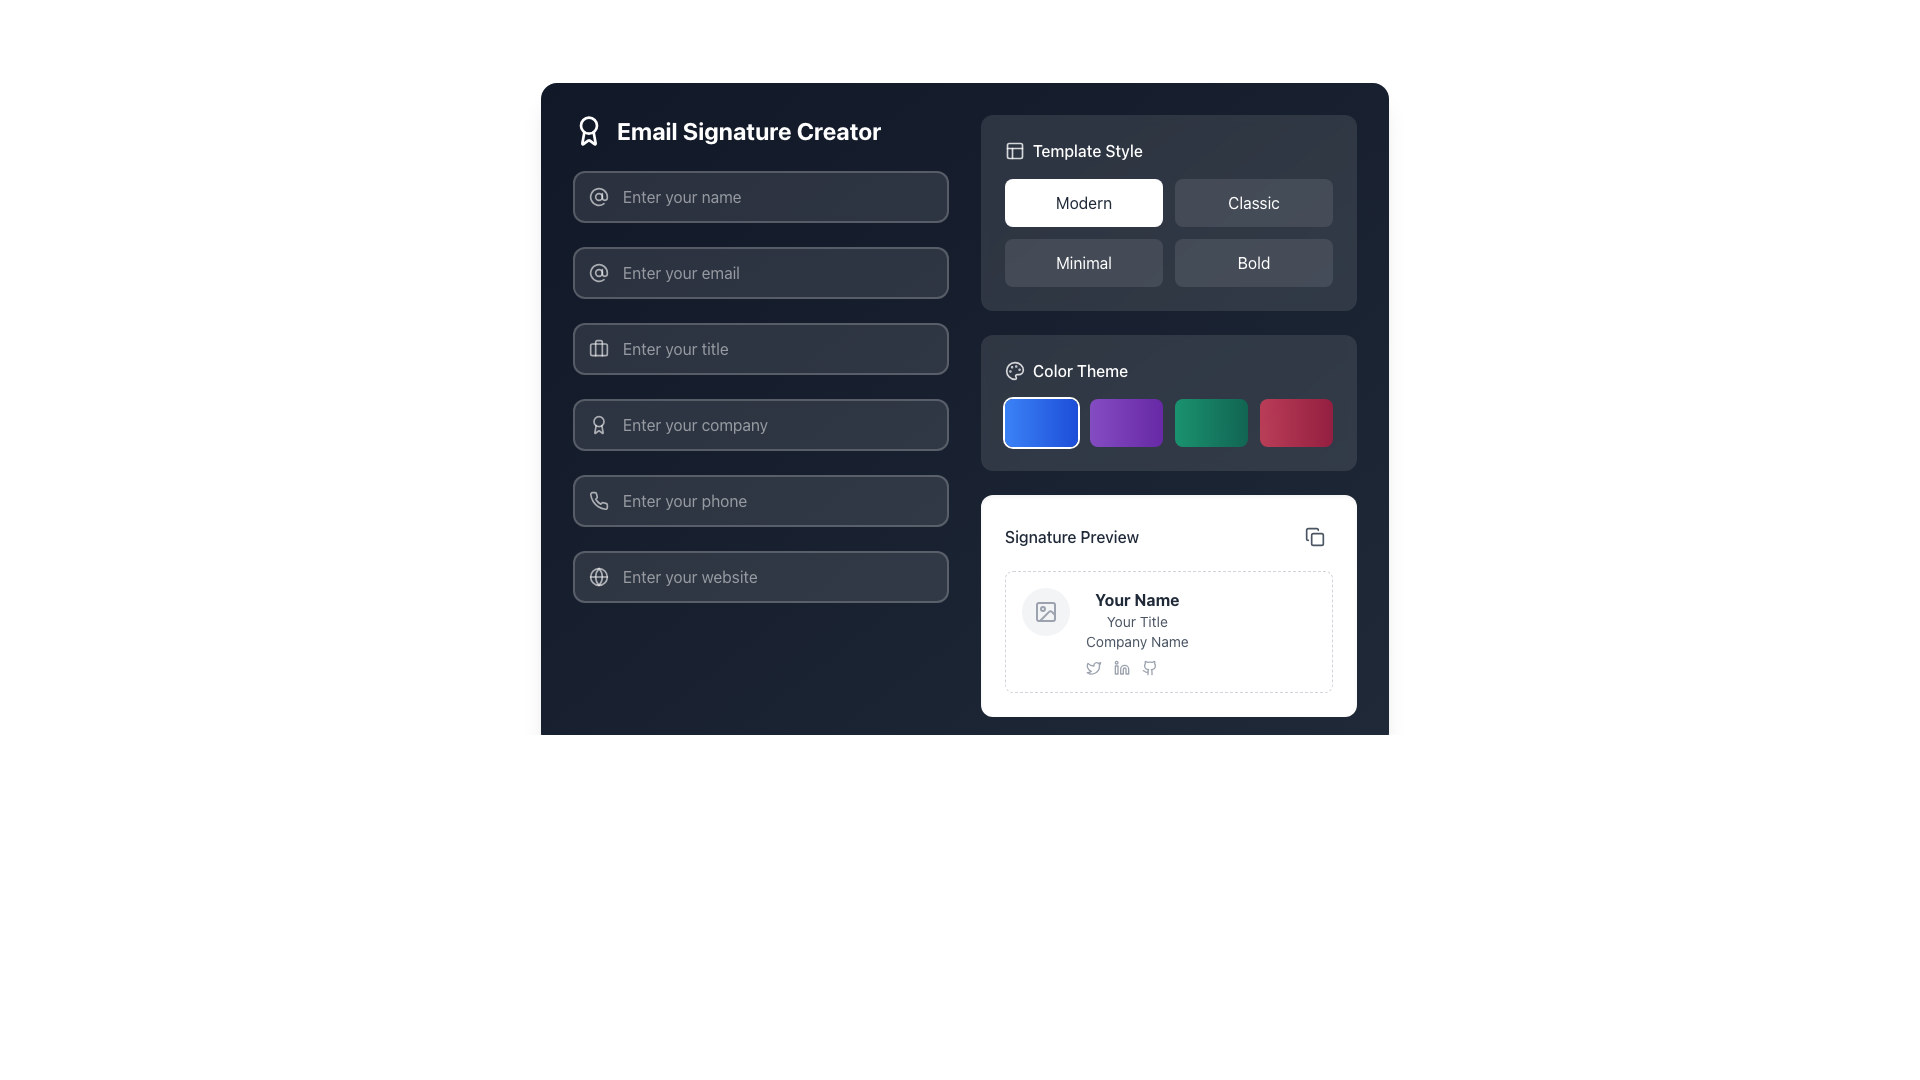 This screenshot has height=1080, width=1920. I want to click on the descriptive text label displaying '3-20 characters long', which is located to the right of the amber warning icon and aligns with the 'Enter your website' input field at the bottom of the form, so click(939, 592).